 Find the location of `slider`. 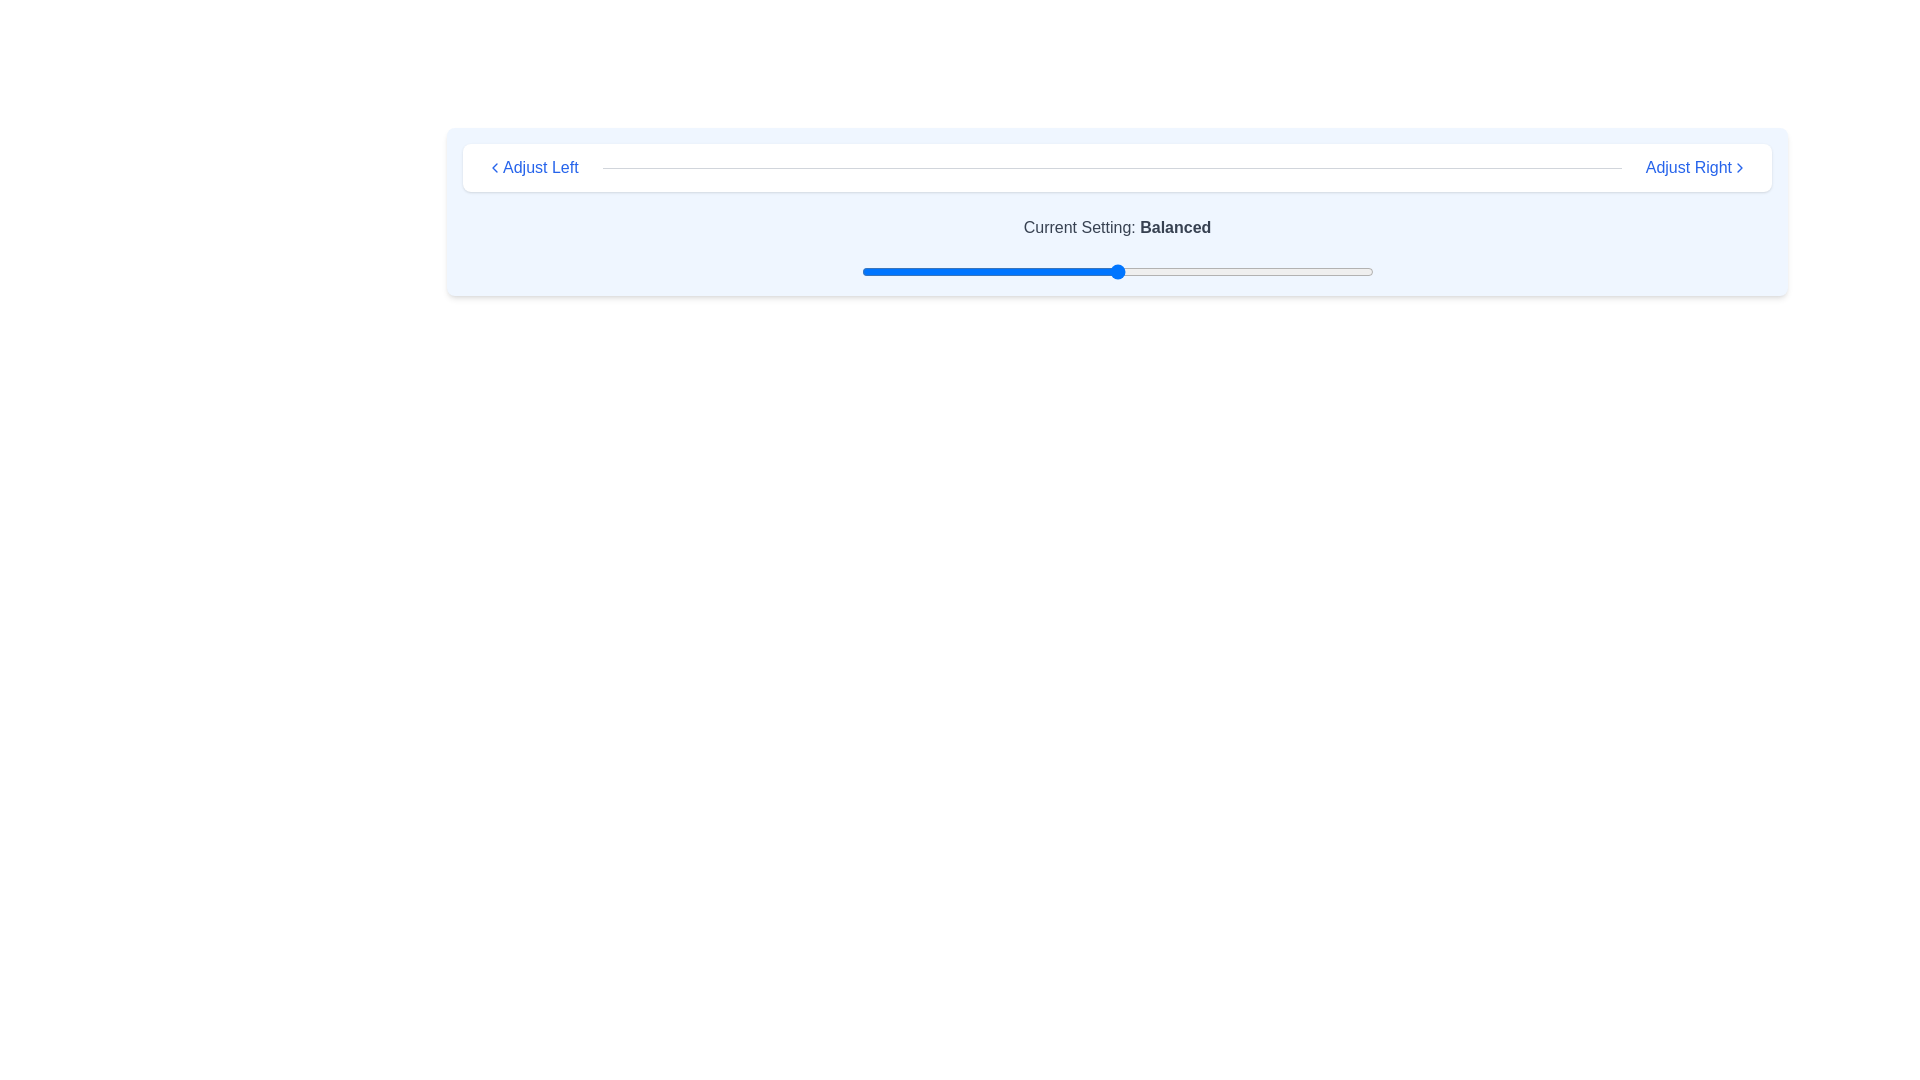

slider is located at coordinates (963, 272).